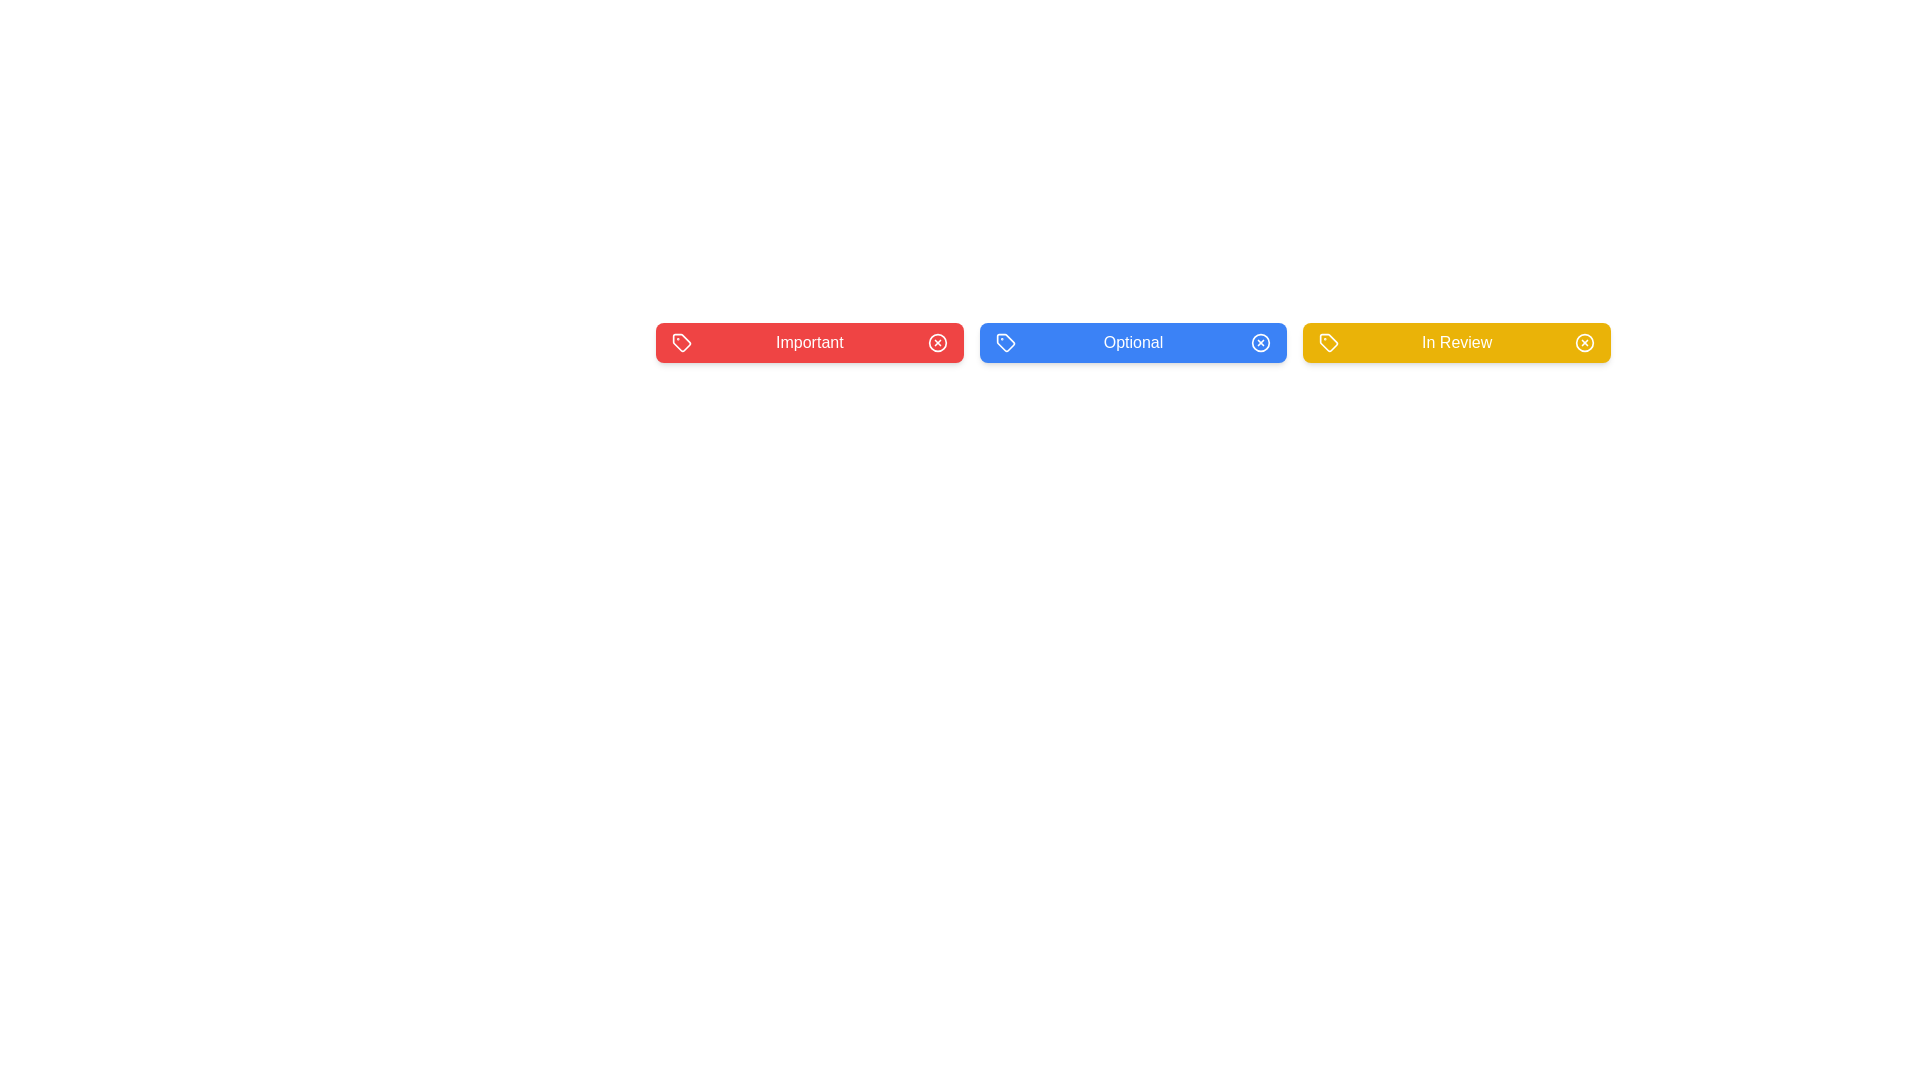  What do you see at coordinates (809, 342) in the screenshot?
I see `the tag labeled 'Important' to observe its hover effect` at bounding box center [809, 342].